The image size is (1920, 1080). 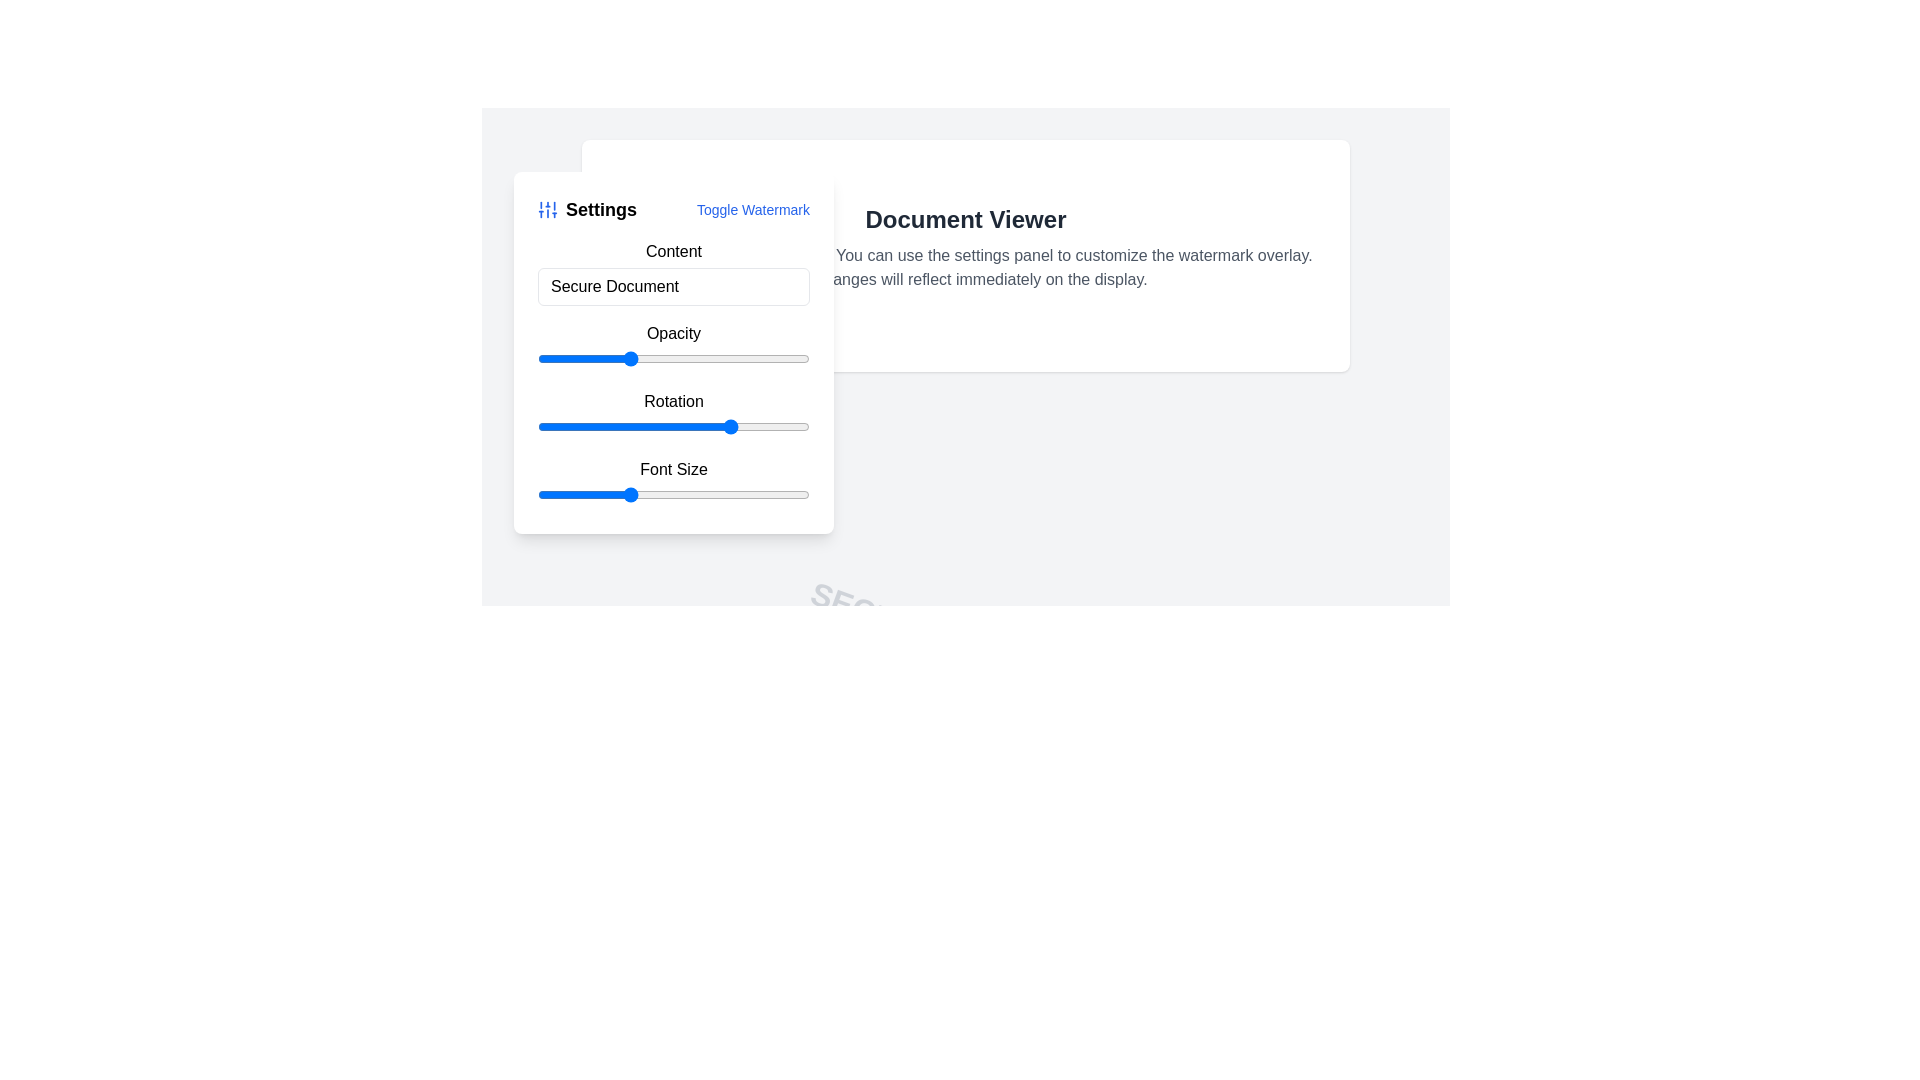 What do you see at coordinates (591, 426) in the screenshot?
I see `the rotation value` at bounding box center [591, 426].